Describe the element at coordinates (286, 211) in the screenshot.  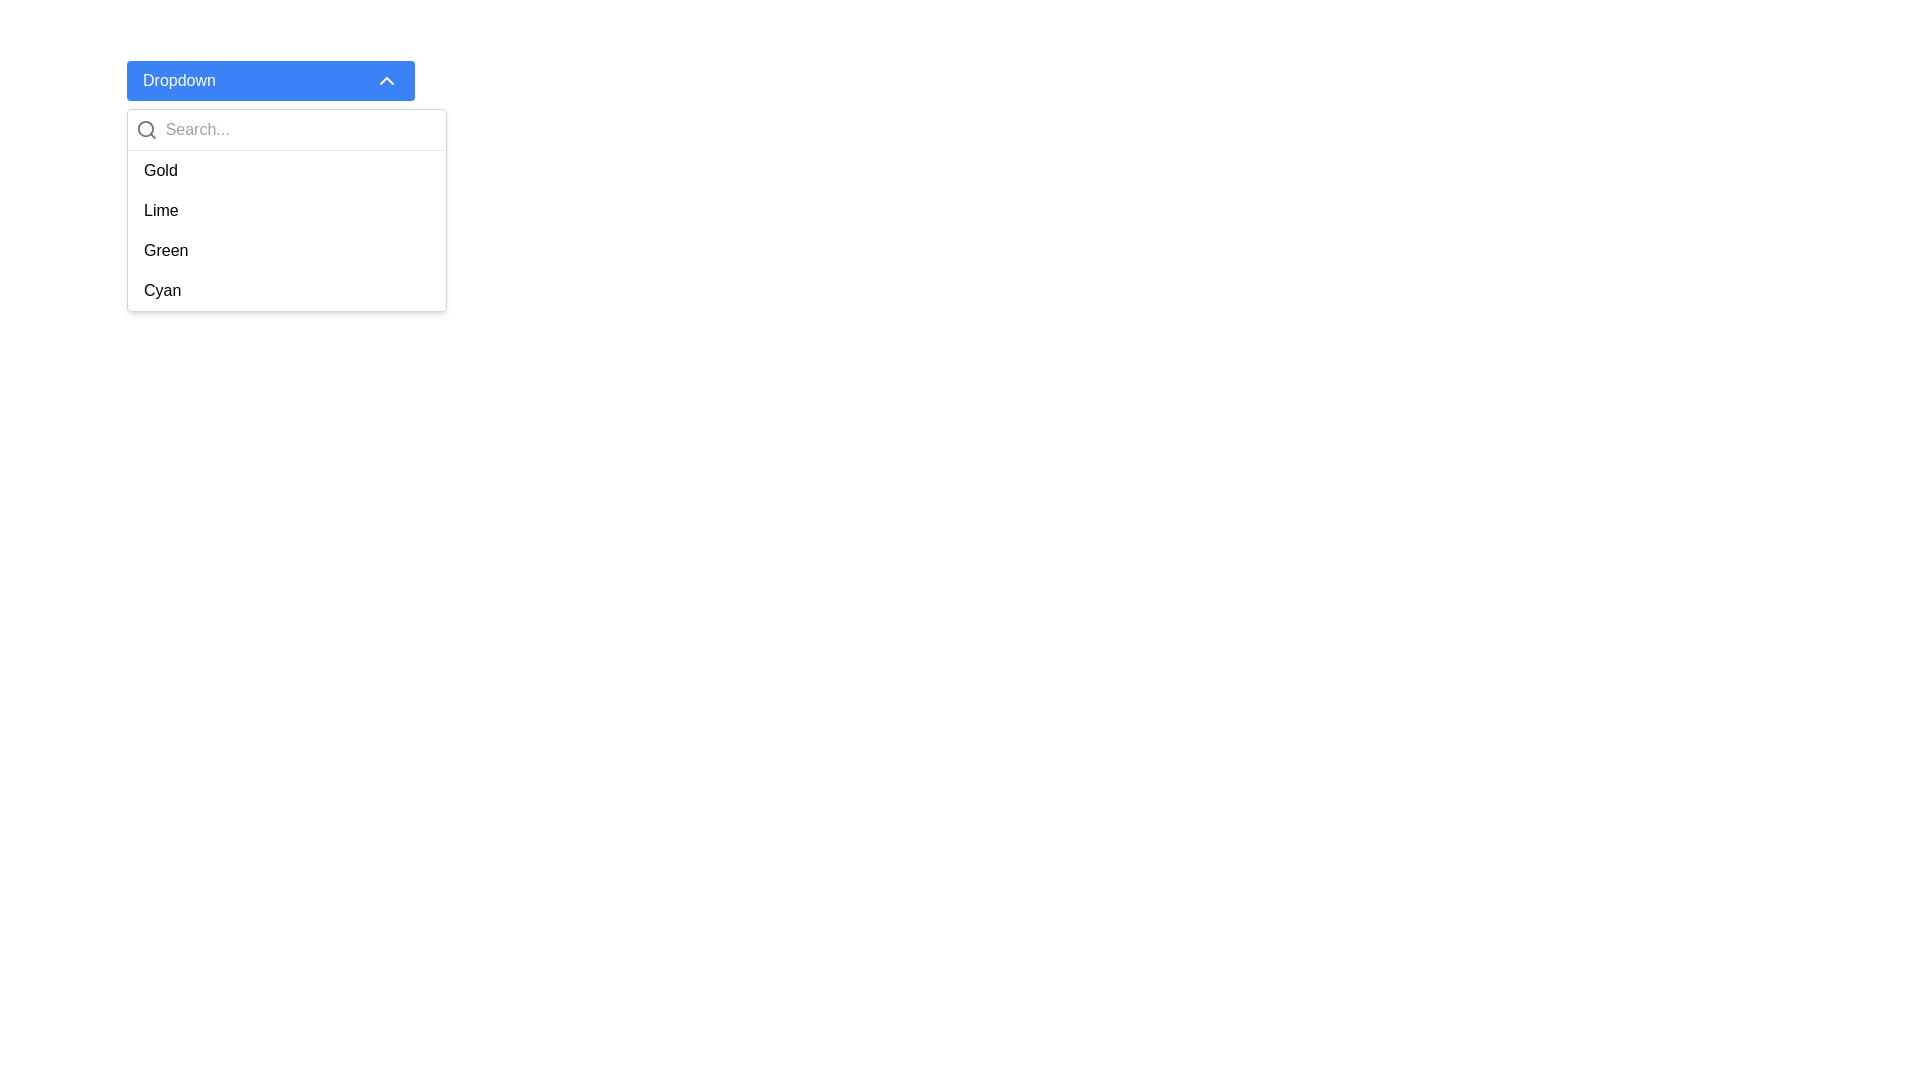
I see `the 'Lime' option in the dropdown menu` at that location.